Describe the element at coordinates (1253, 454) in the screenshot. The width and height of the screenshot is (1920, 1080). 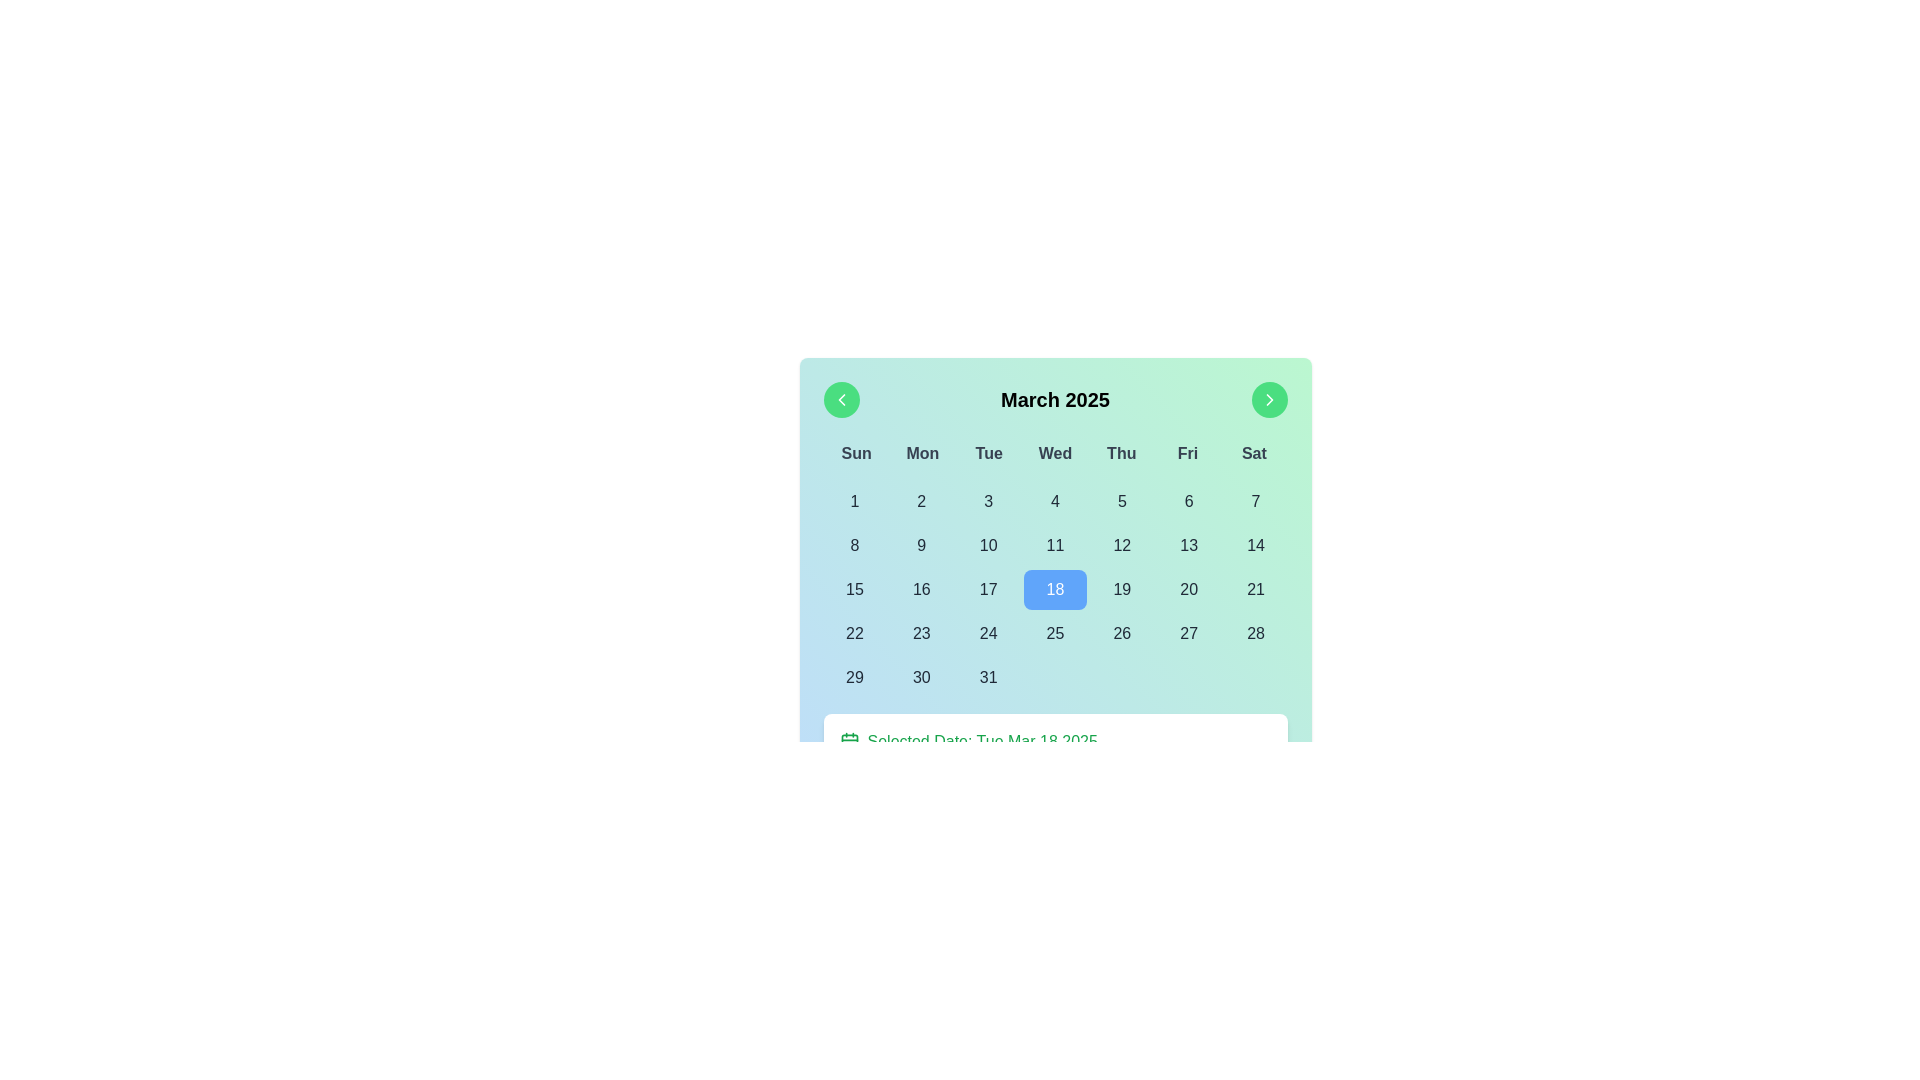
I see `the static text label displaying 'Sat', which is the last day of the week in the calendar header, positioned within a light green background` at that location.